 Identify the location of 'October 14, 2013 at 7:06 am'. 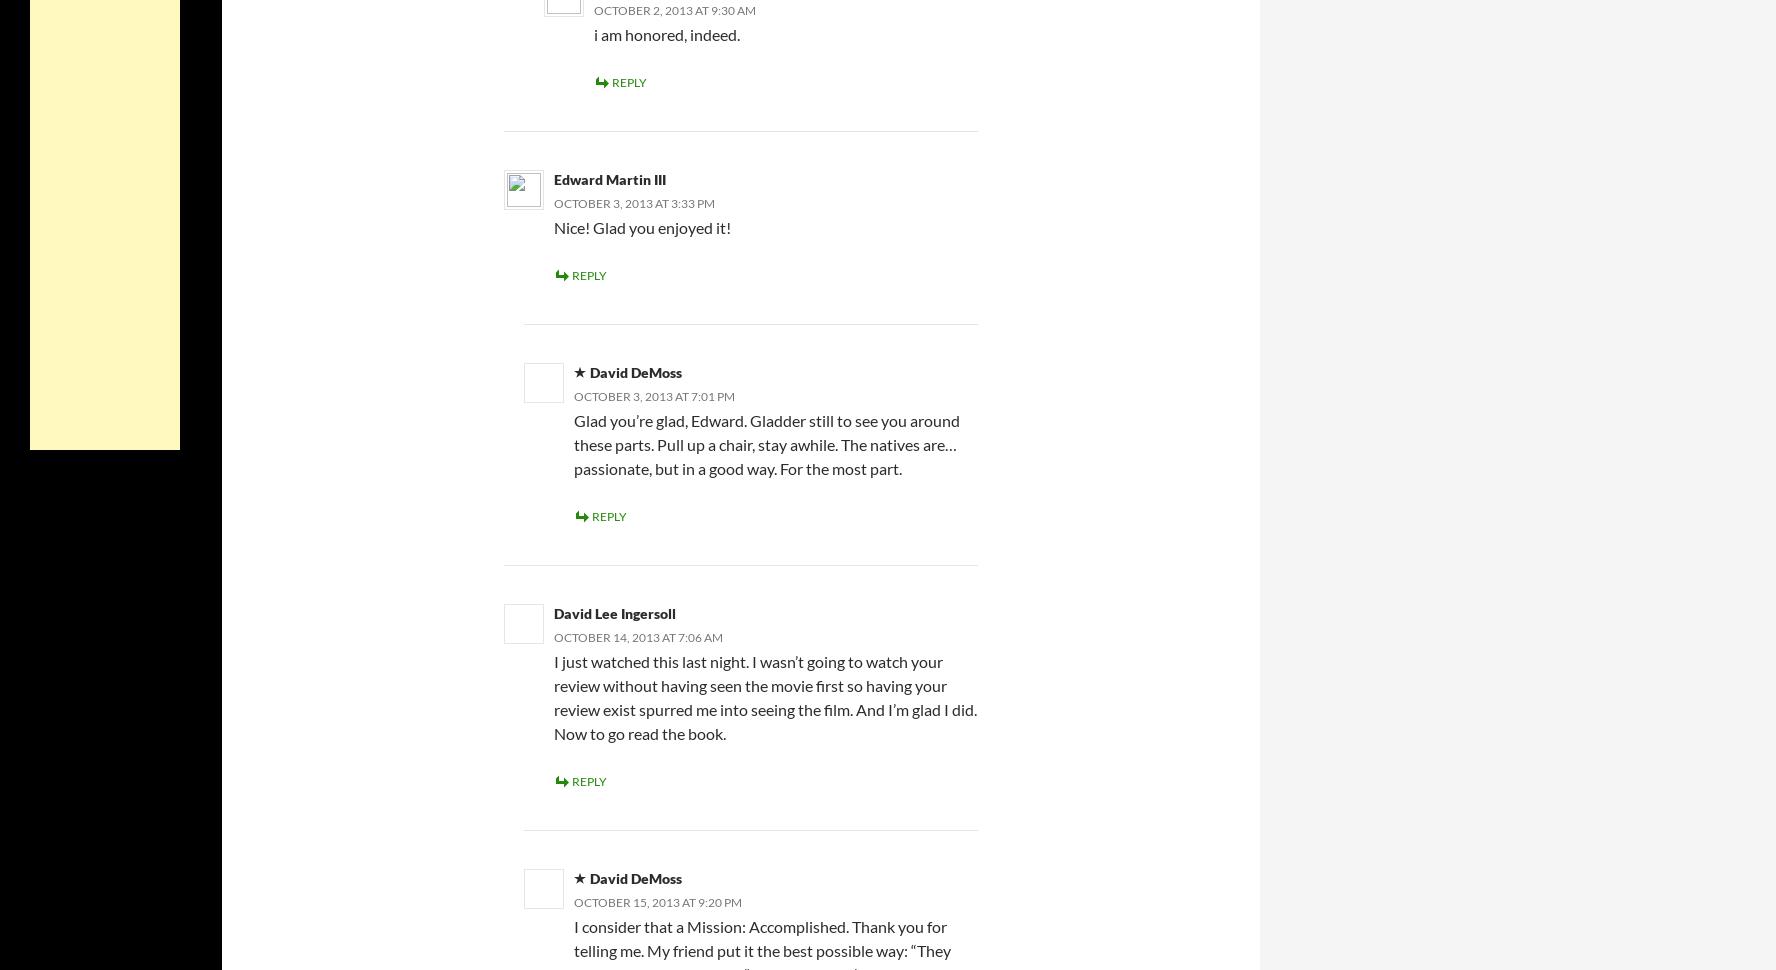
(637, 635).